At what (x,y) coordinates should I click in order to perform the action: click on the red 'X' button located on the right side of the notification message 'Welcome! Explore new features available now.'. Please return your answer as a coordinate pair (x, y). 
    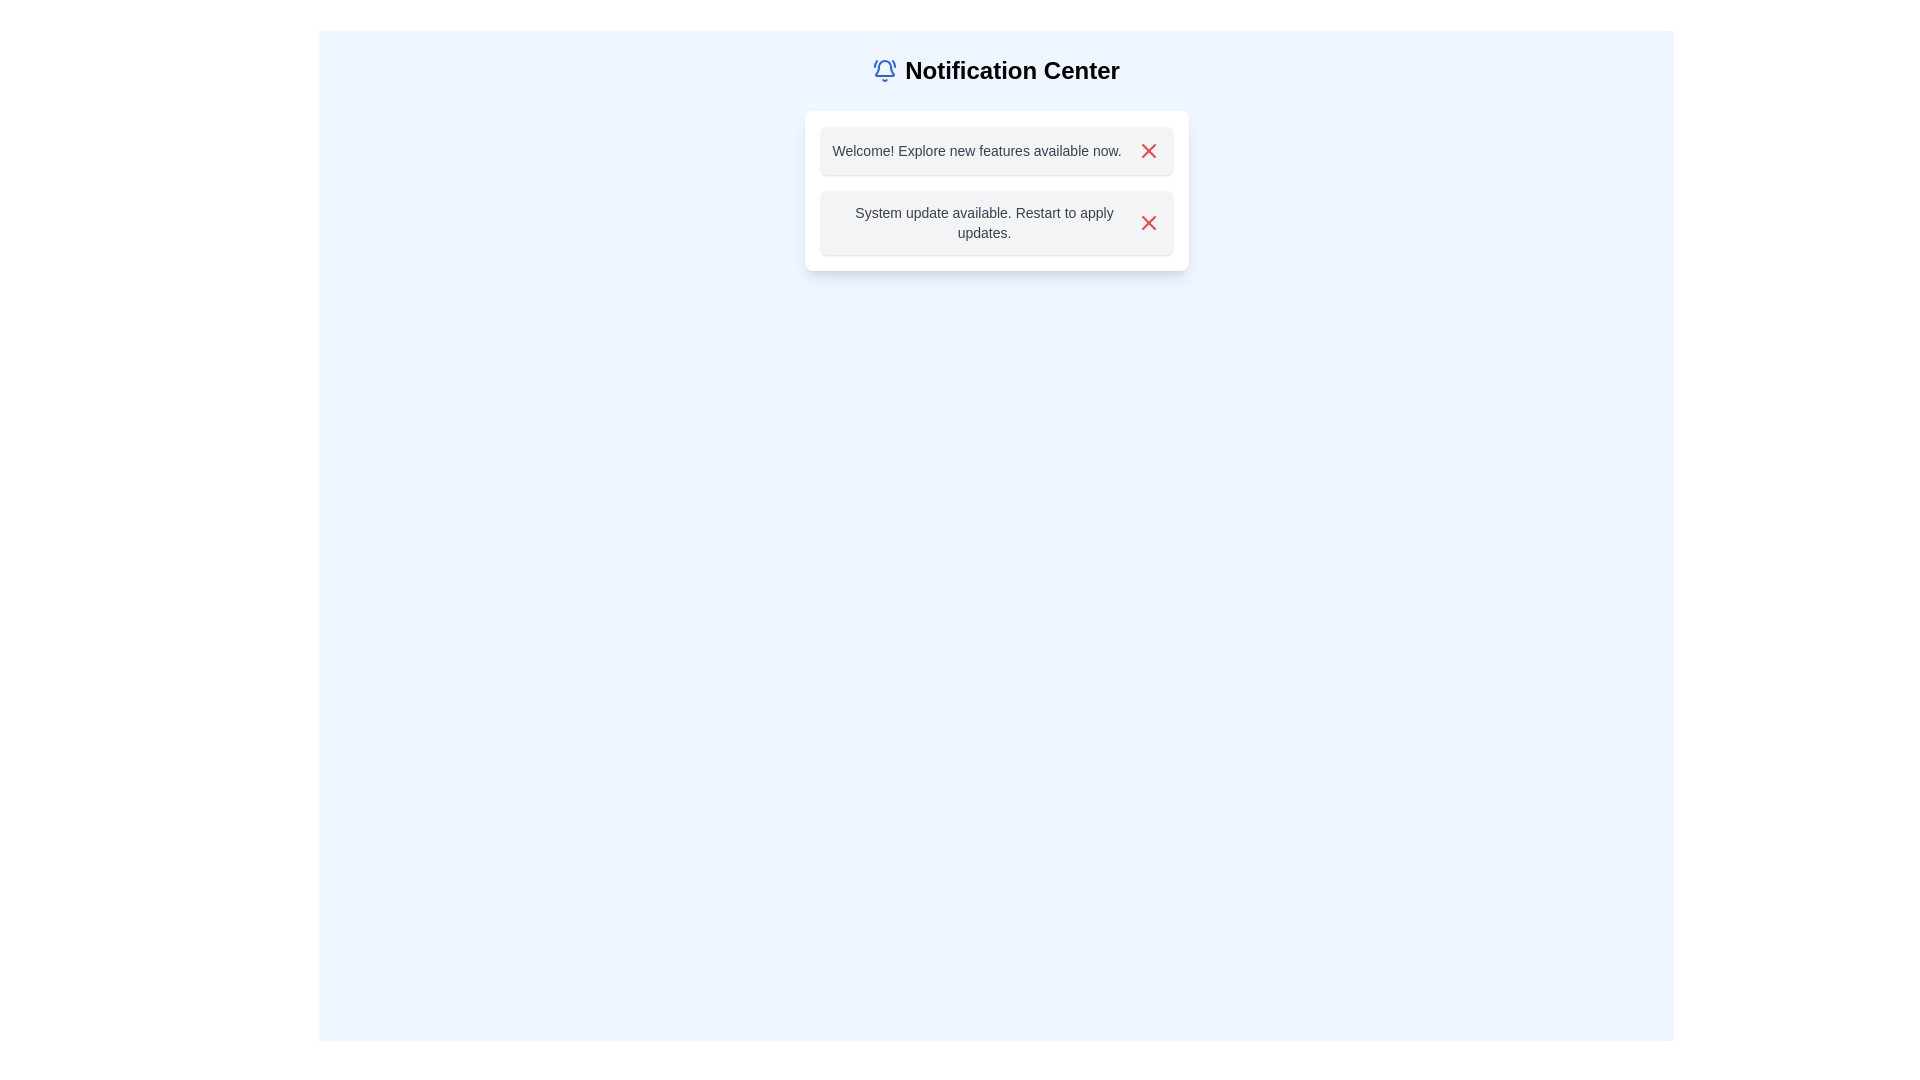
    Looking at the image, I should click on (1148, 149).